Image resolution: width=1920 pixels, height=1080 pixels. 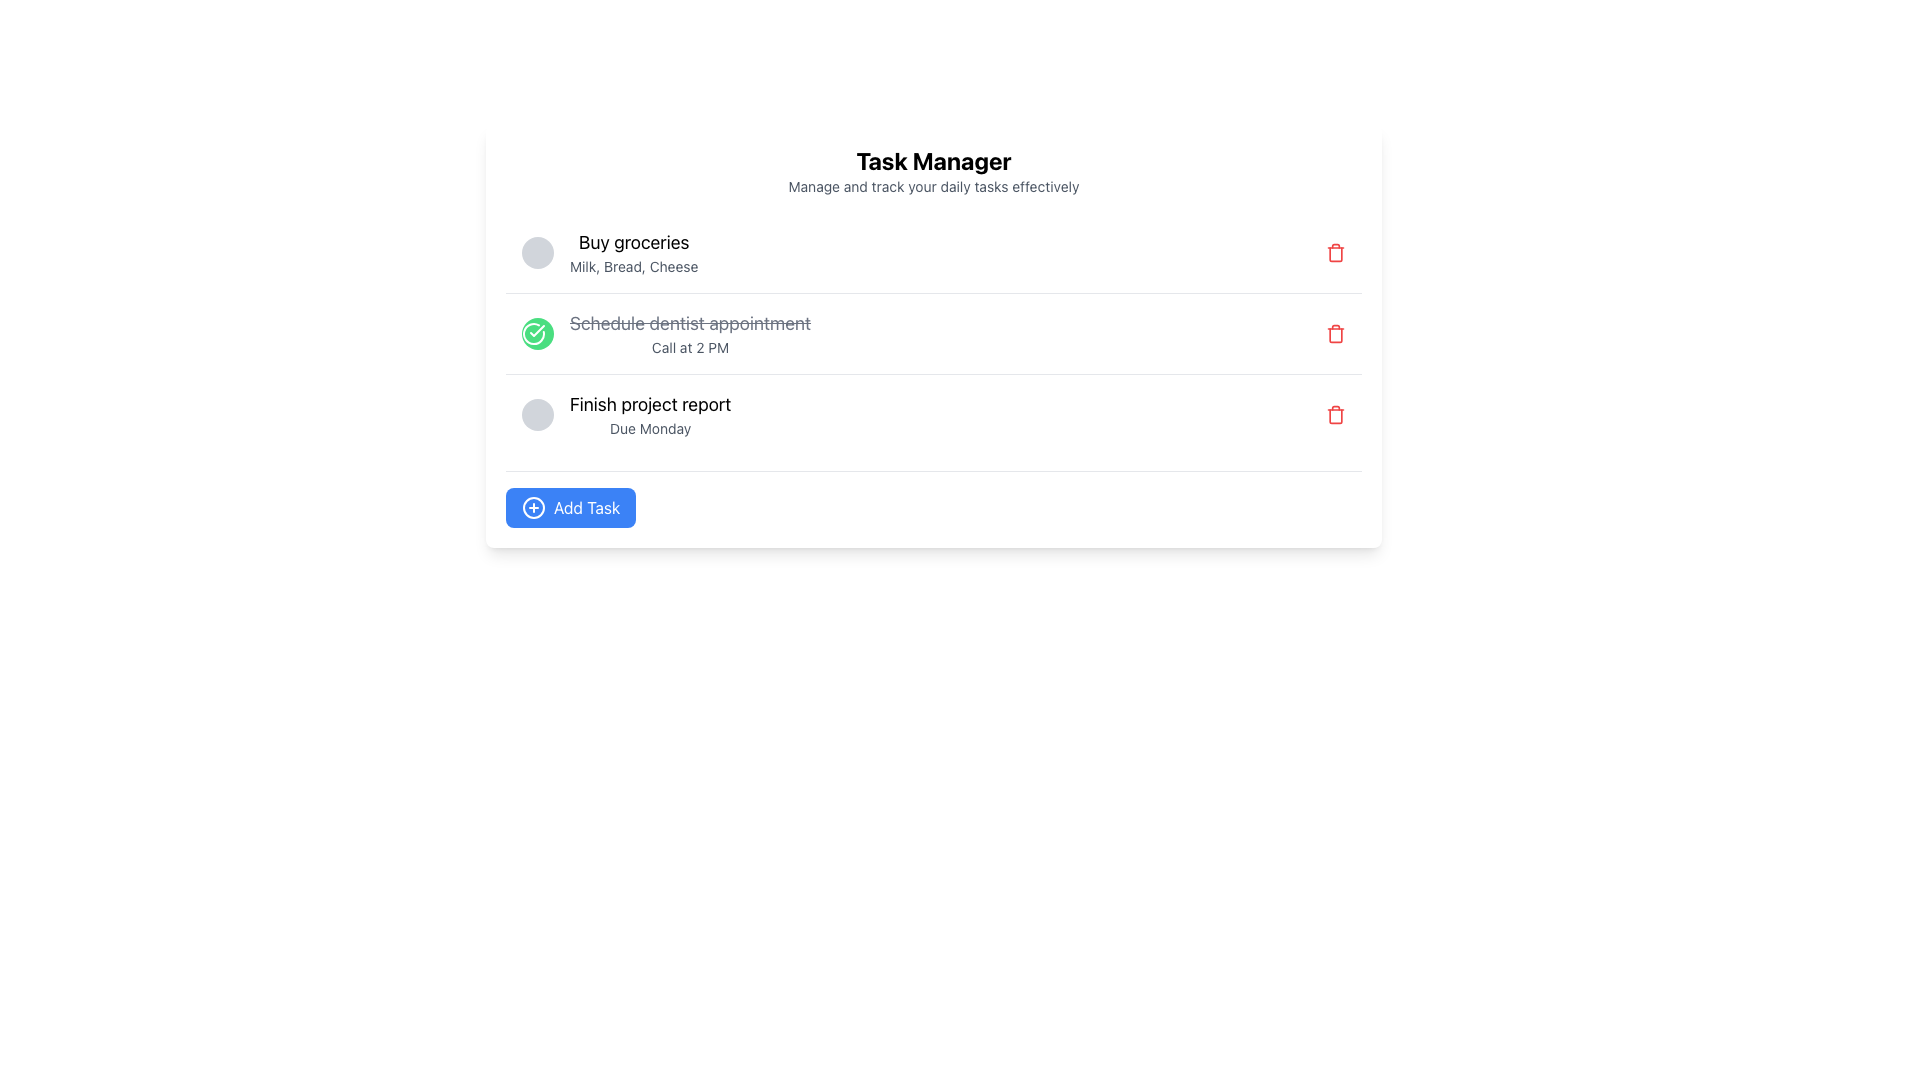 What do you see at coordinates (570, 507) in the screenshot?
I see `the blue 'Add Task' button located at the bottom-left of the task manager interface` at bounding box center [570, 507].